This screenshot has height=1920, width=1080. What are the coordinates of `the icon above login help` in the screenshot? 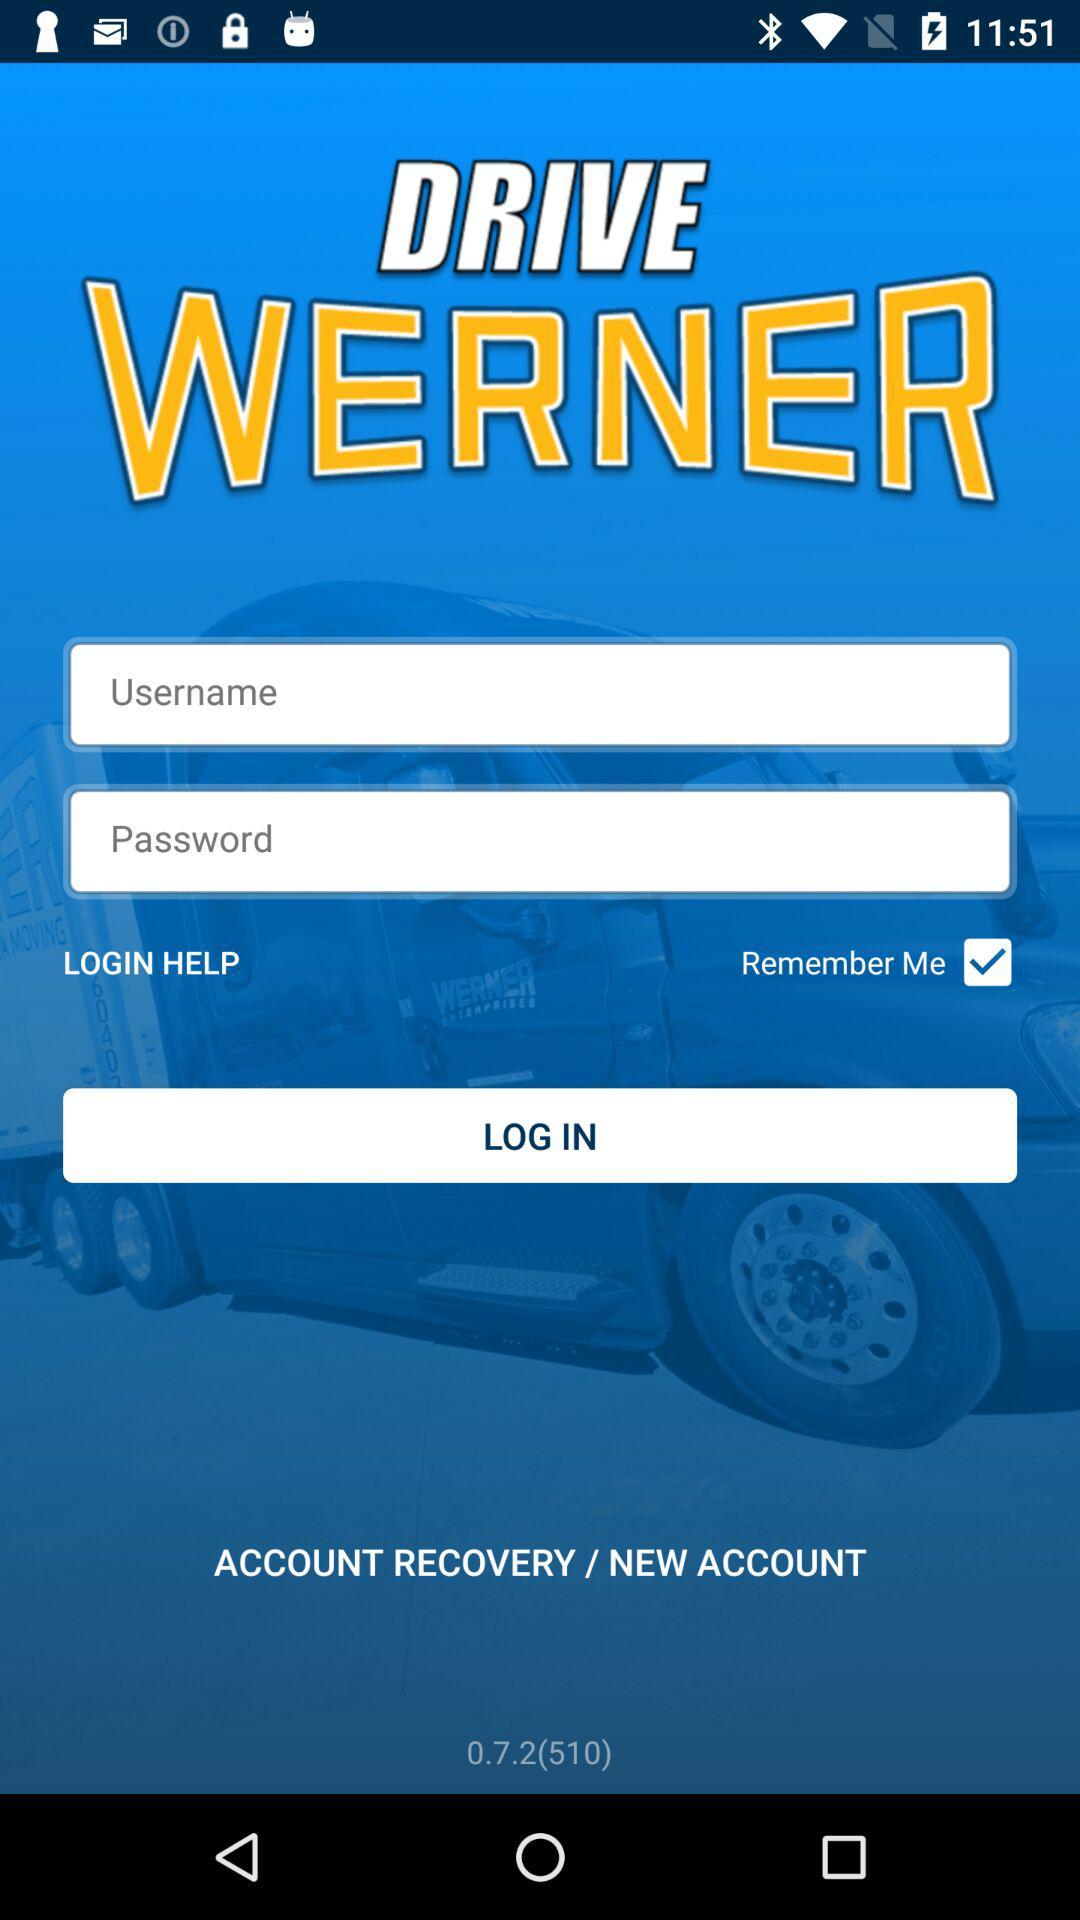 It's located at (540, 841).